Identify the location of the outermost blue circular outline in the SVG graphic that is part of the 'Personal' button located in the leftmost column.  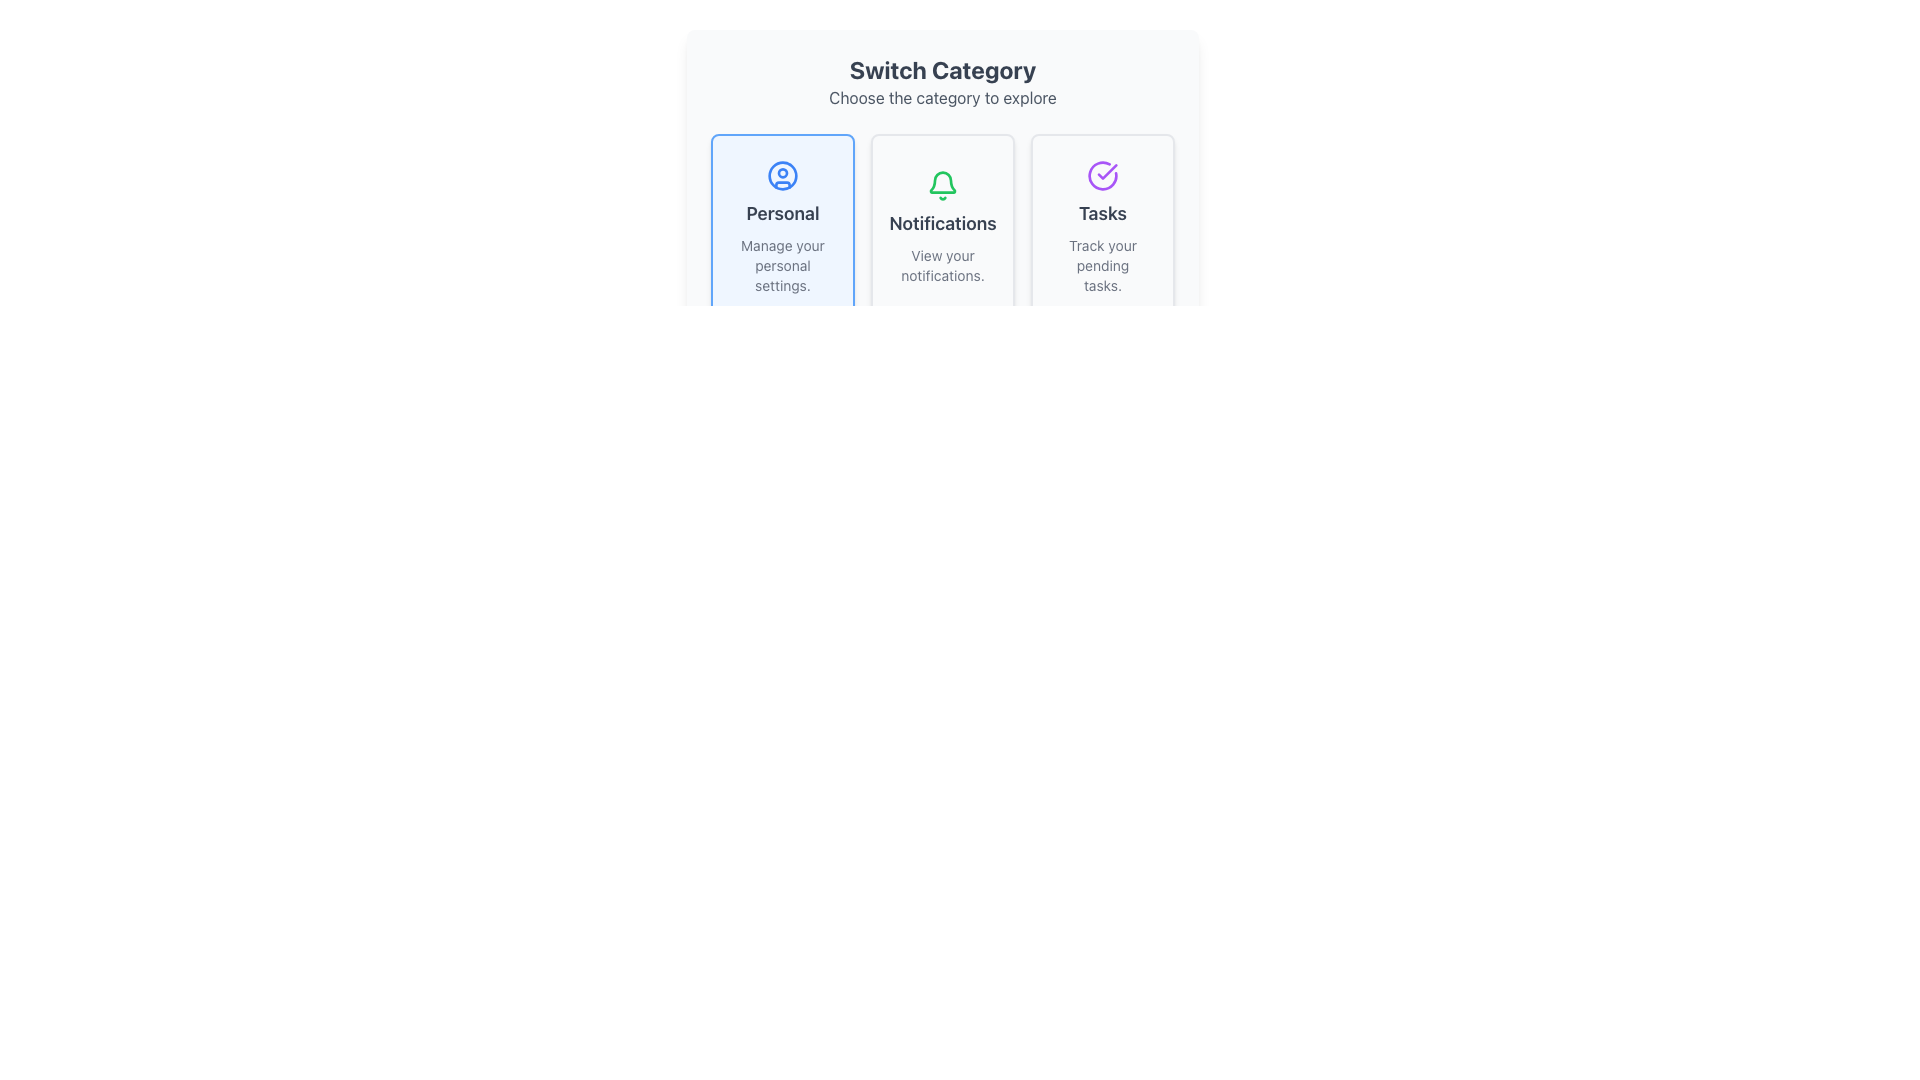
(781, 175).